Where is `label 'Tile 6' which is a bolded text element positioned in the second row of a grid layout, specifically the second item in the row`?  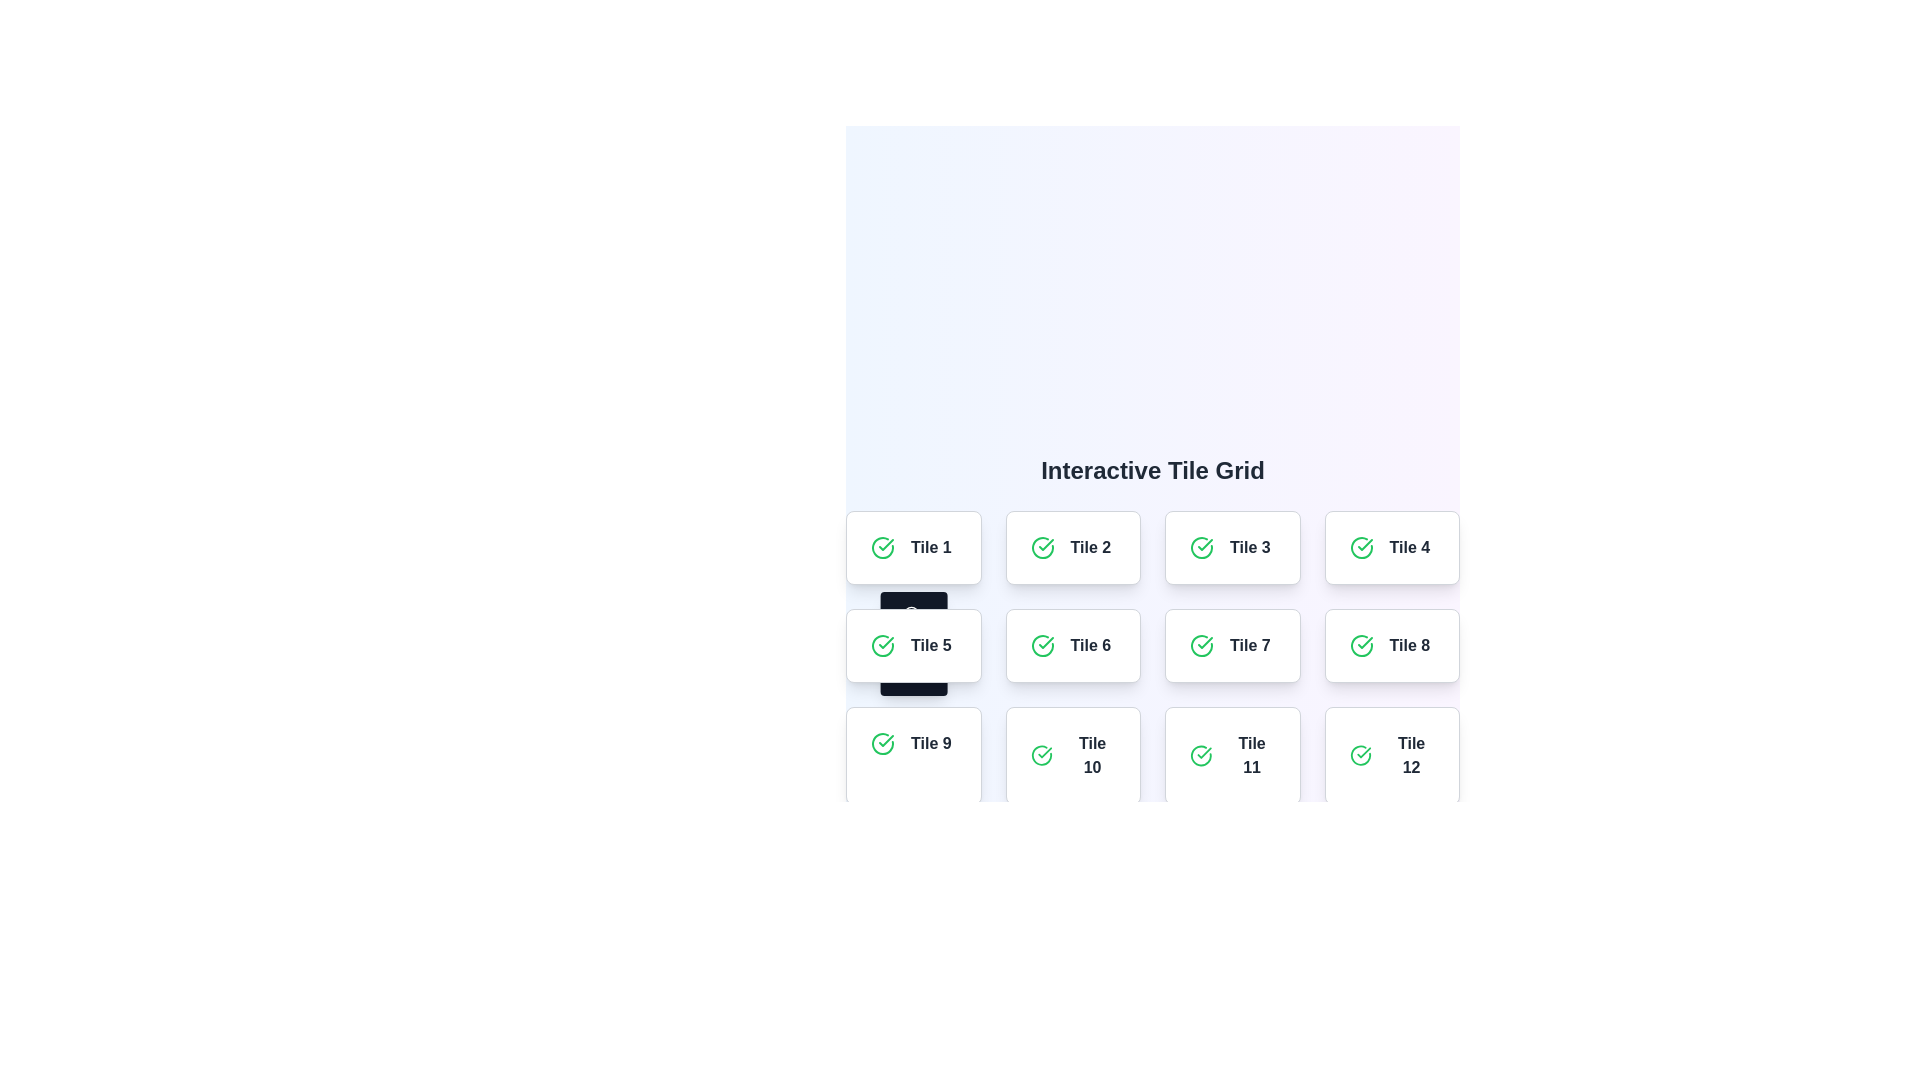 label 'Tile 6' which is a bolded text element positioned in the second row of a grid layout, specifically the second item in the row is located at coordinates (1089, 645).